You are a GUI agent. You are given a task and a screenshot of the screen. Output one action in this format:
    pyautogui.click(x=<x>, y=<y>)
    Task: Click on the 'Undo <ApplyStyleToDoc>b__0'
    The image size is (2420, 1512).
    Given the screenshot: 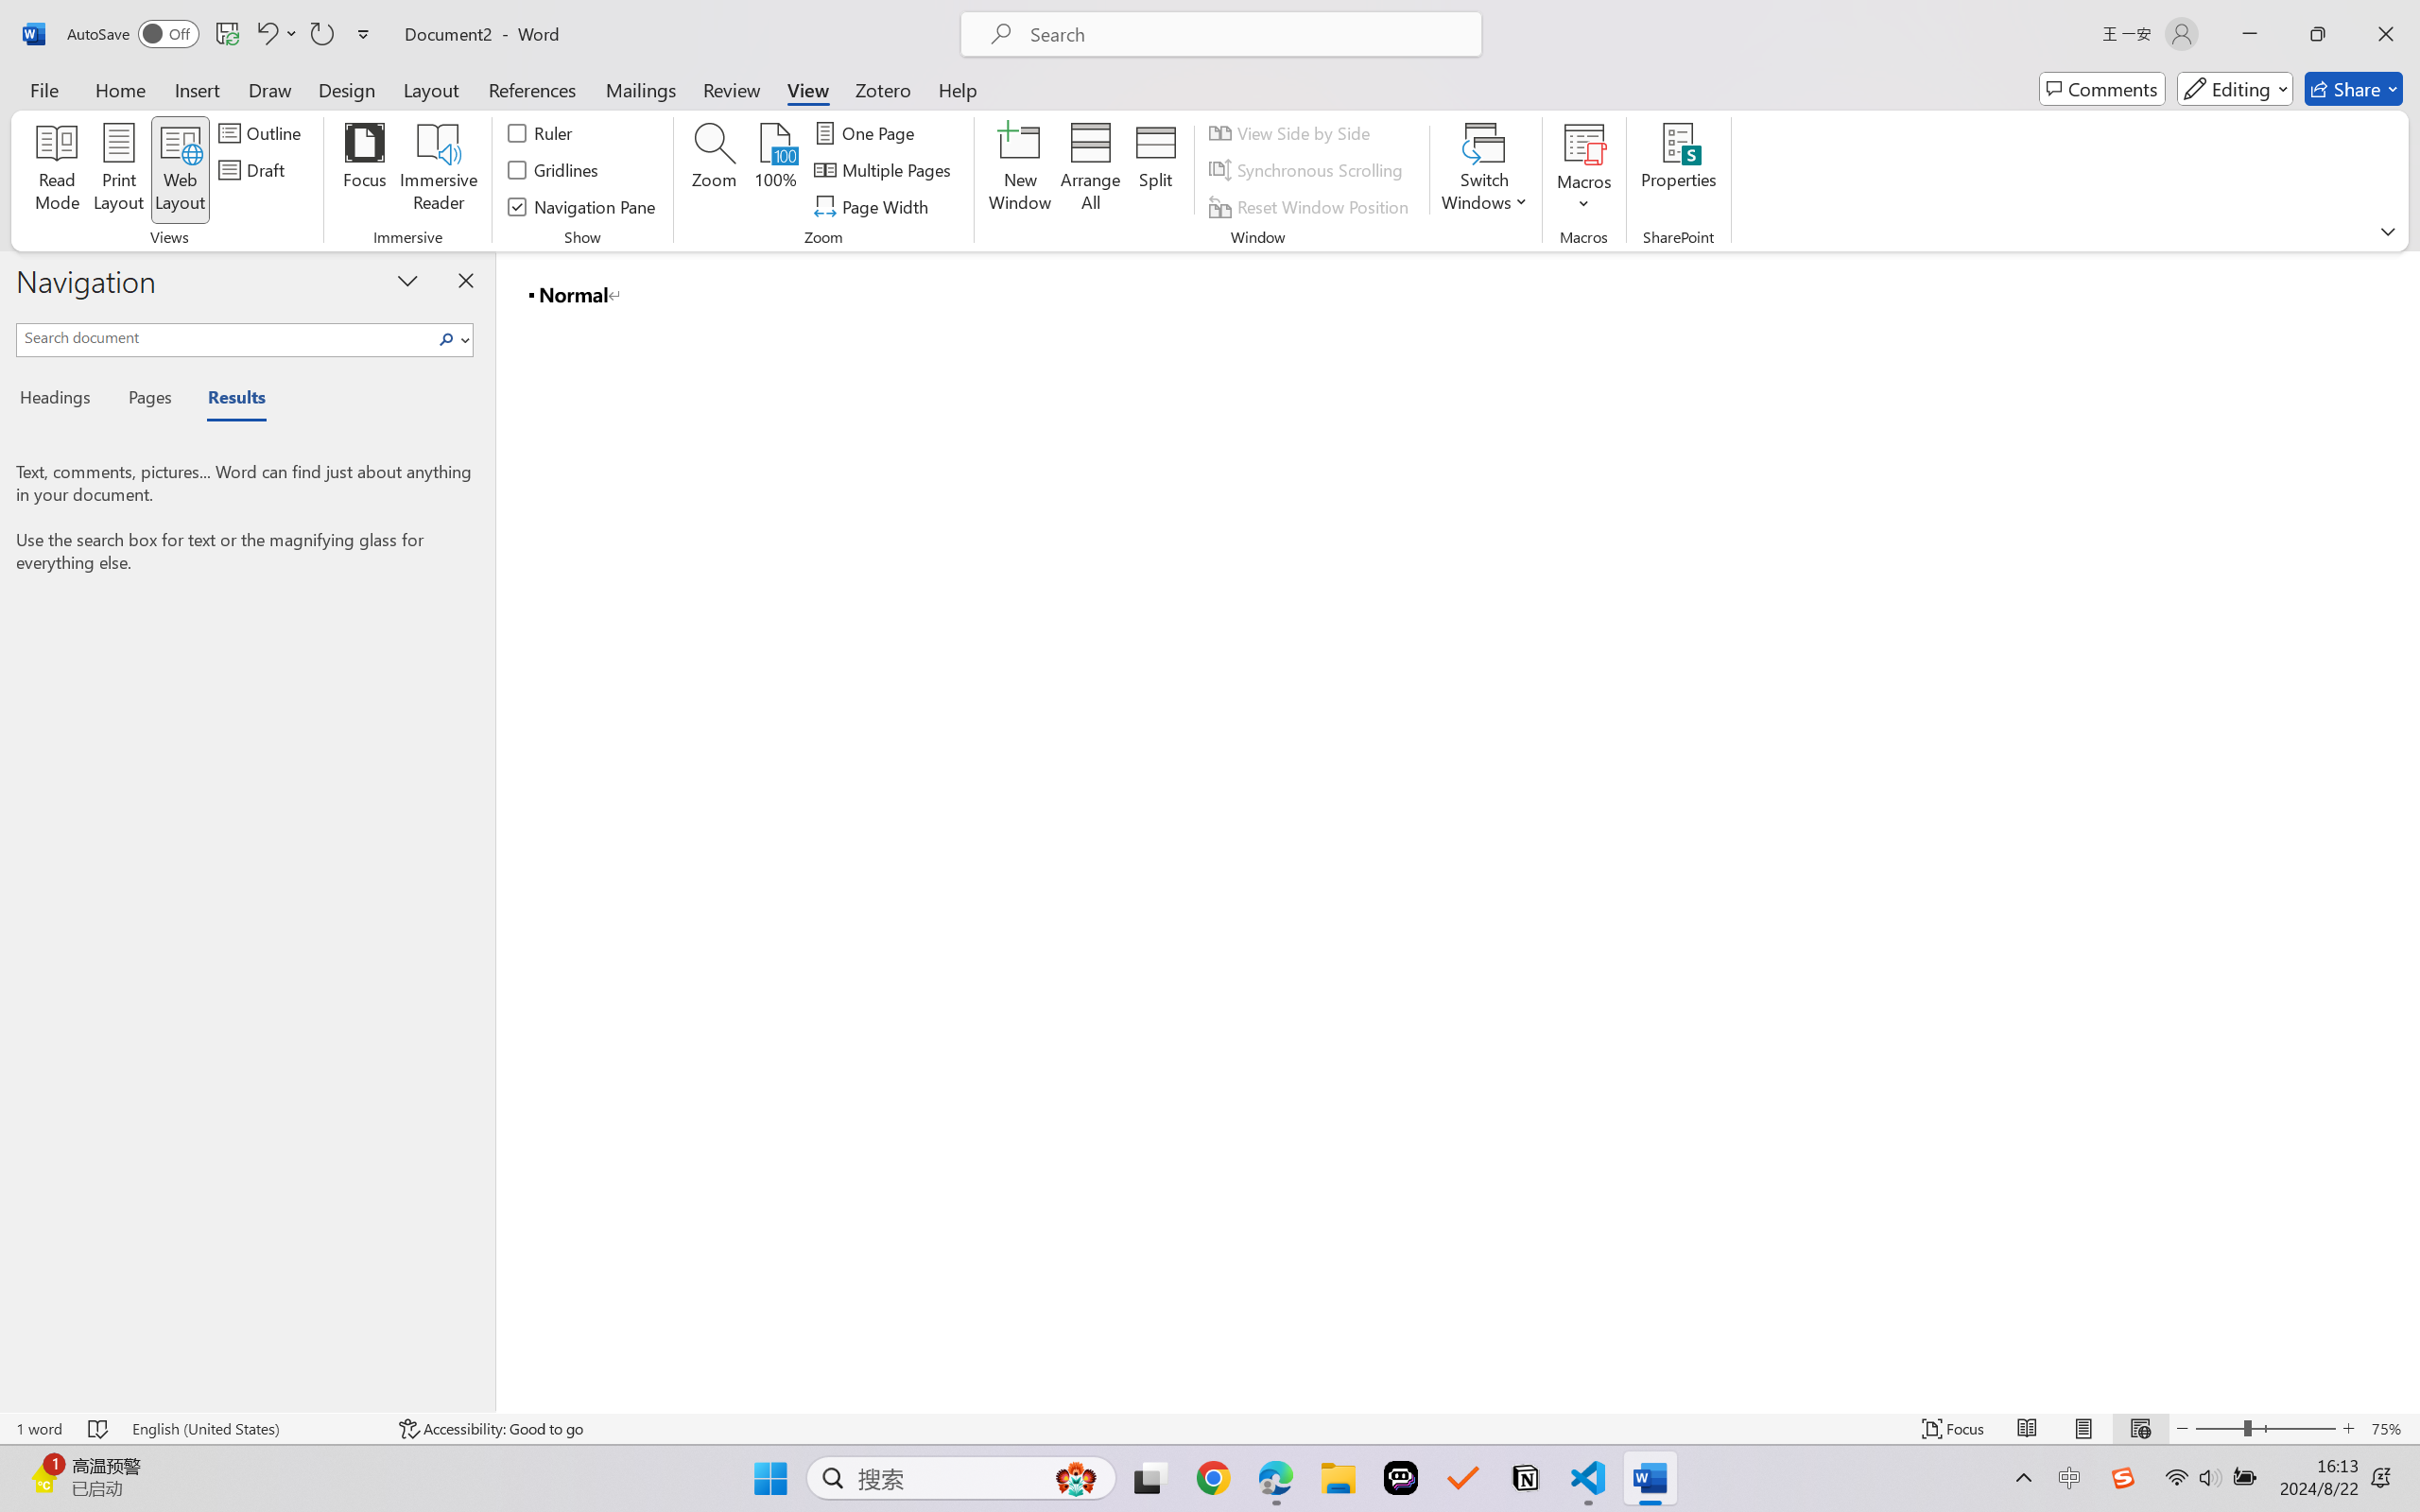 What is the action you would take?
    pyautogui.click(x=274, y=33)
    